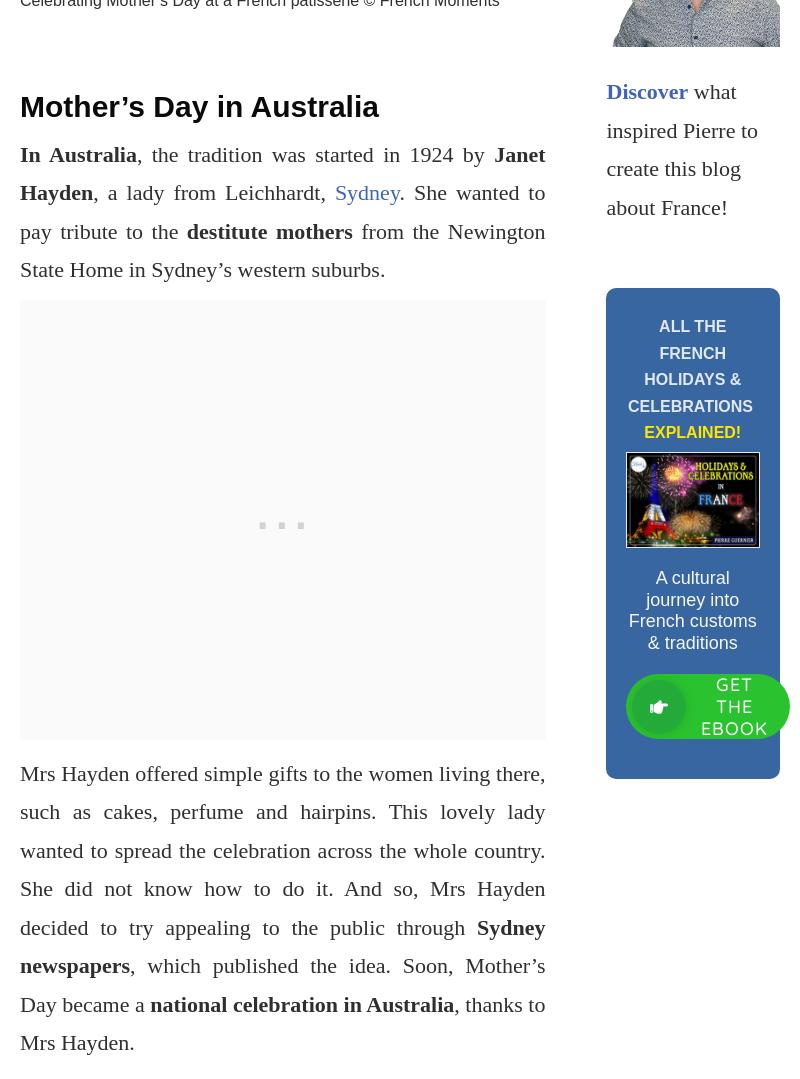 This screenshot has height=1079, width=800. Describe the element at coordinates (268, 229) in the screenshot. I see `'destitute mothers'` at that location.